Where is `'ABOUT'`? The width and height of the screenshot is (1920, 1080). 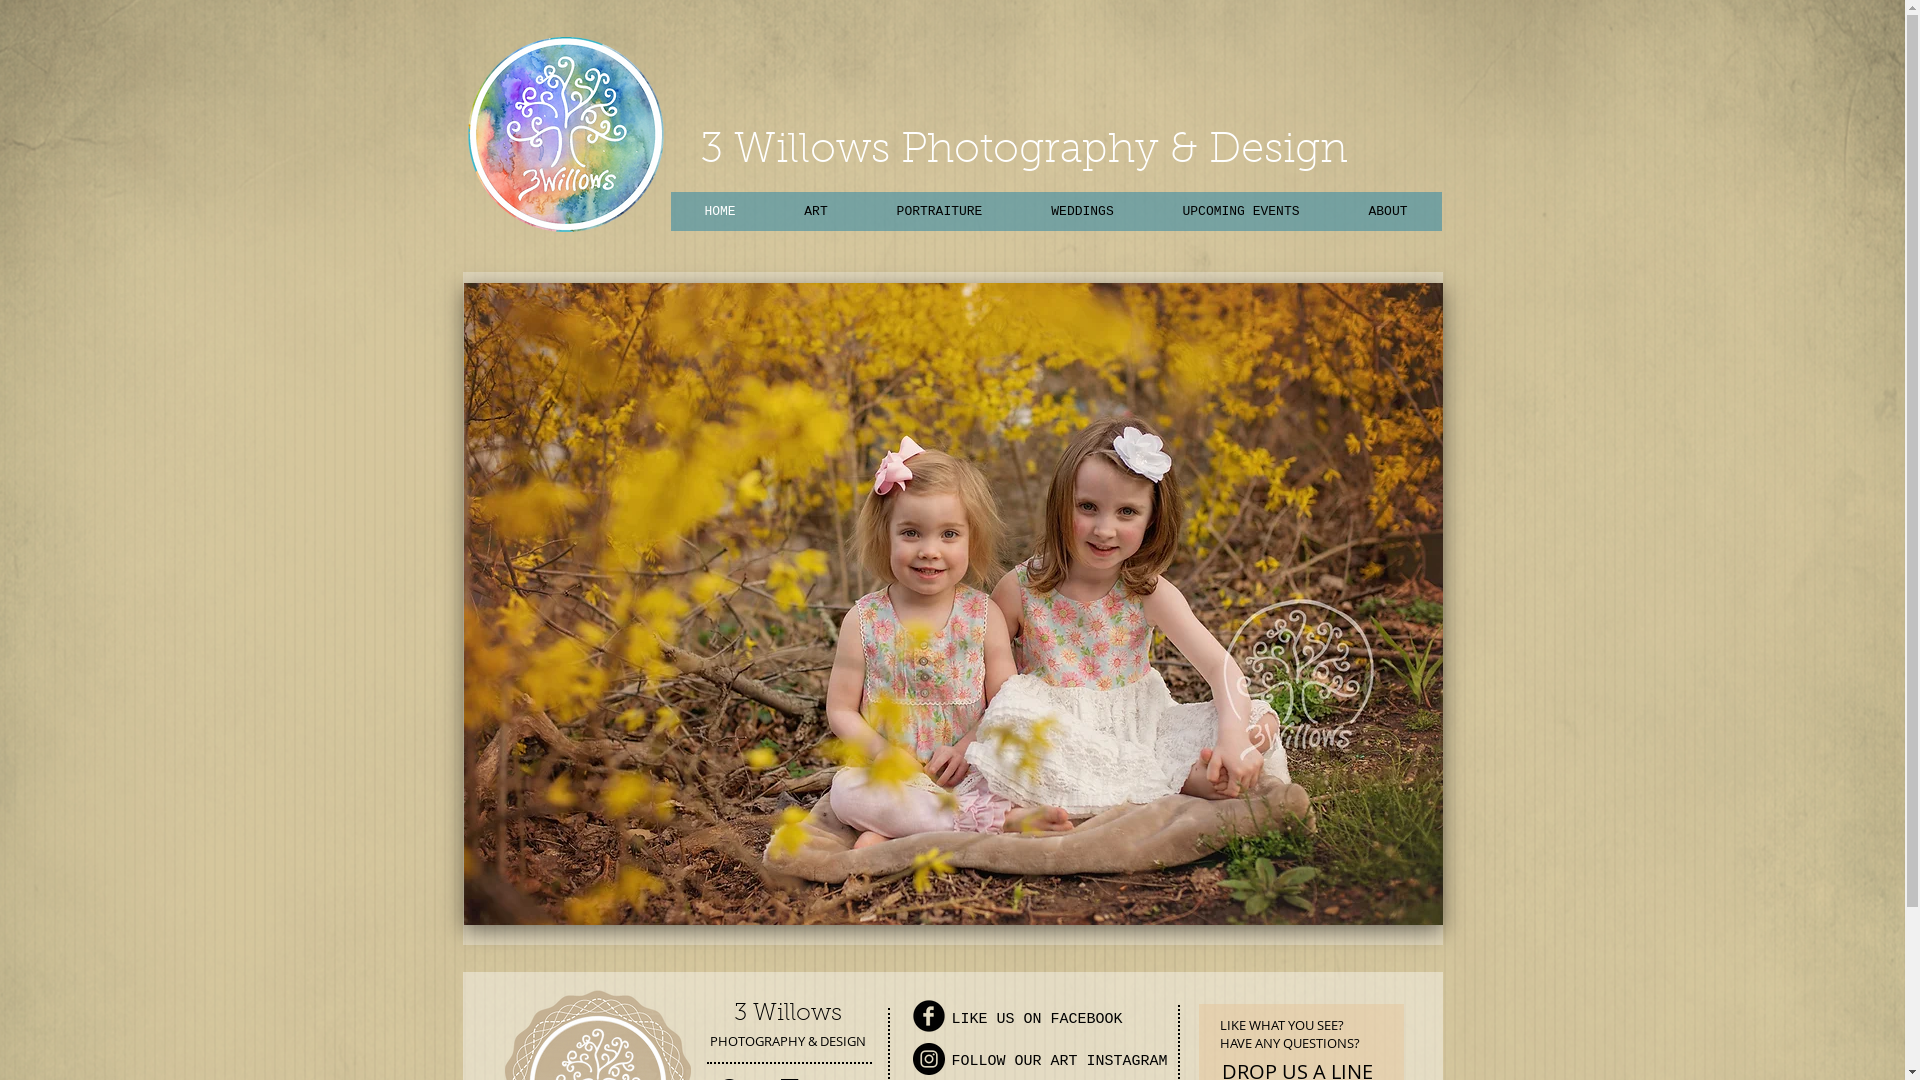
'ABOUT' is located at coordinates (1386, 211).